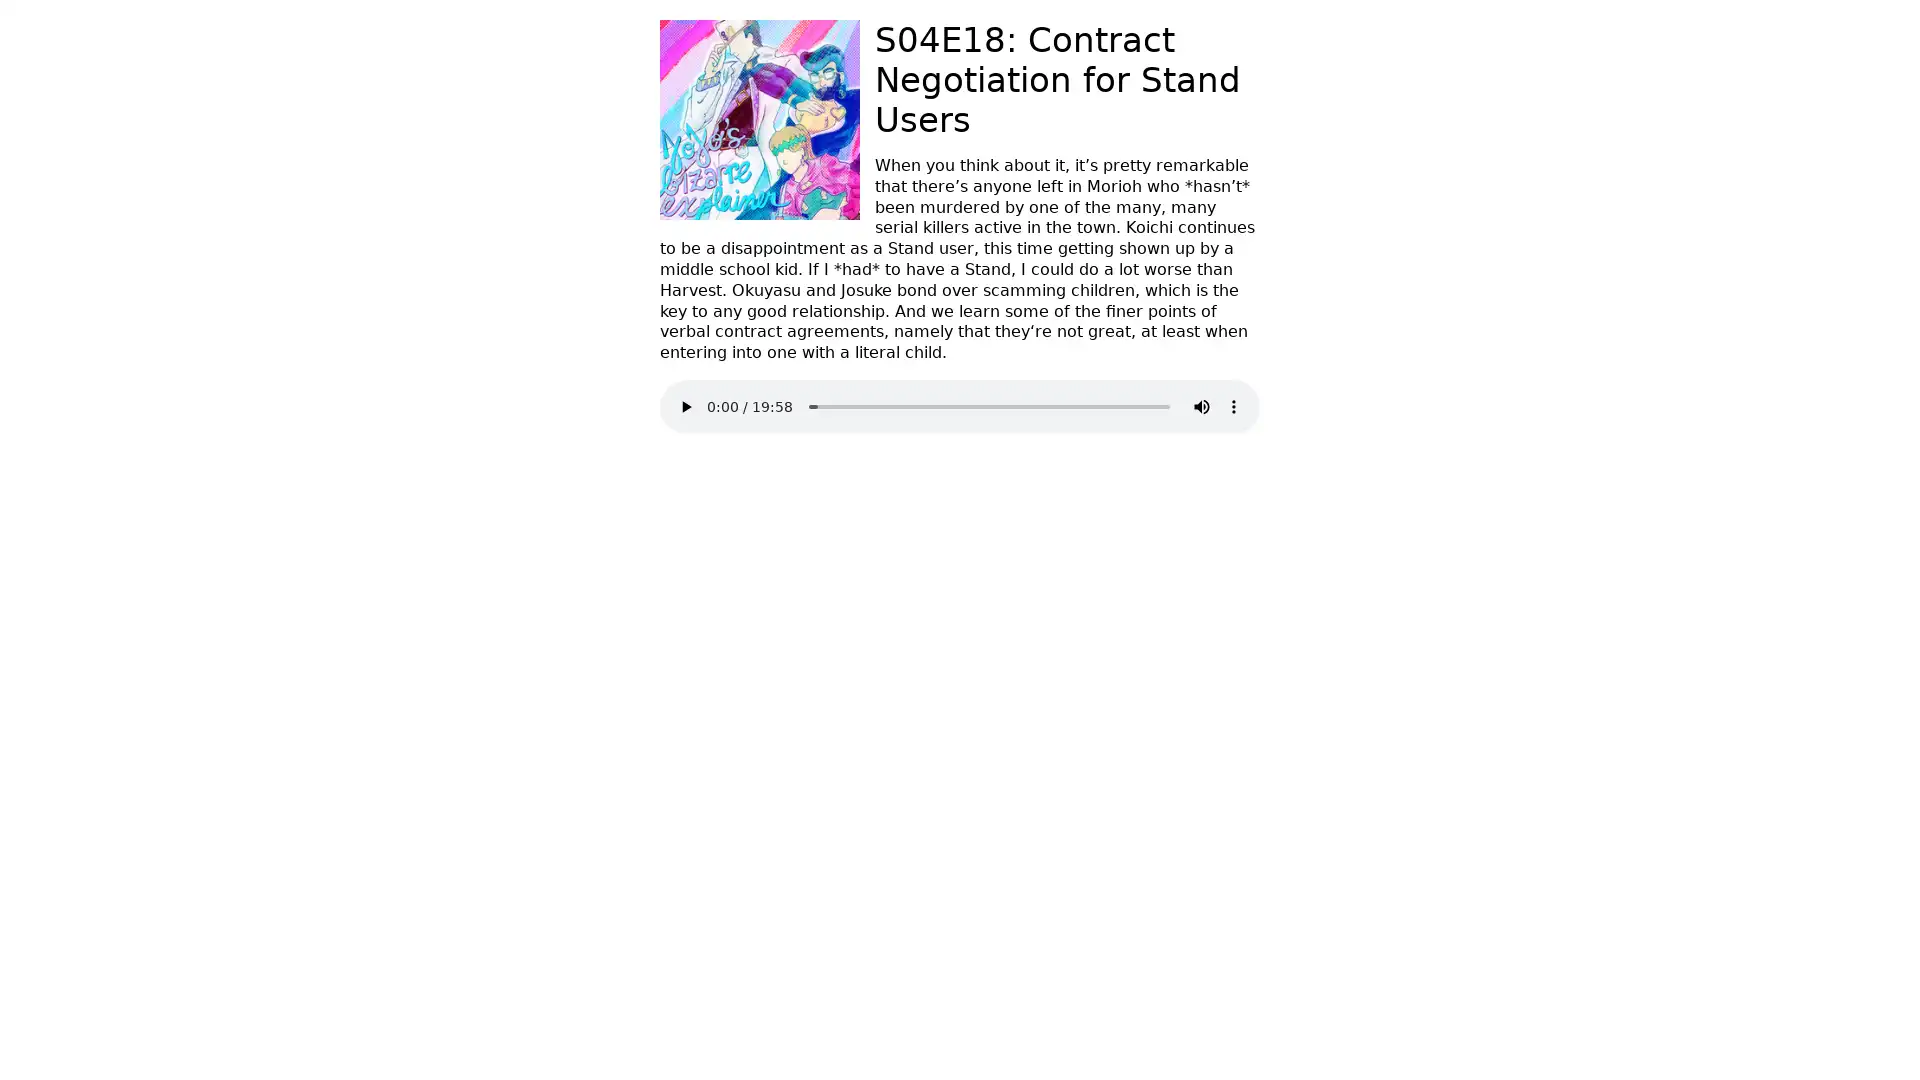 Image resolution: width=1920 pixels, height=1080 pixels. I want to click on show more media controls, so click(1232, 405).